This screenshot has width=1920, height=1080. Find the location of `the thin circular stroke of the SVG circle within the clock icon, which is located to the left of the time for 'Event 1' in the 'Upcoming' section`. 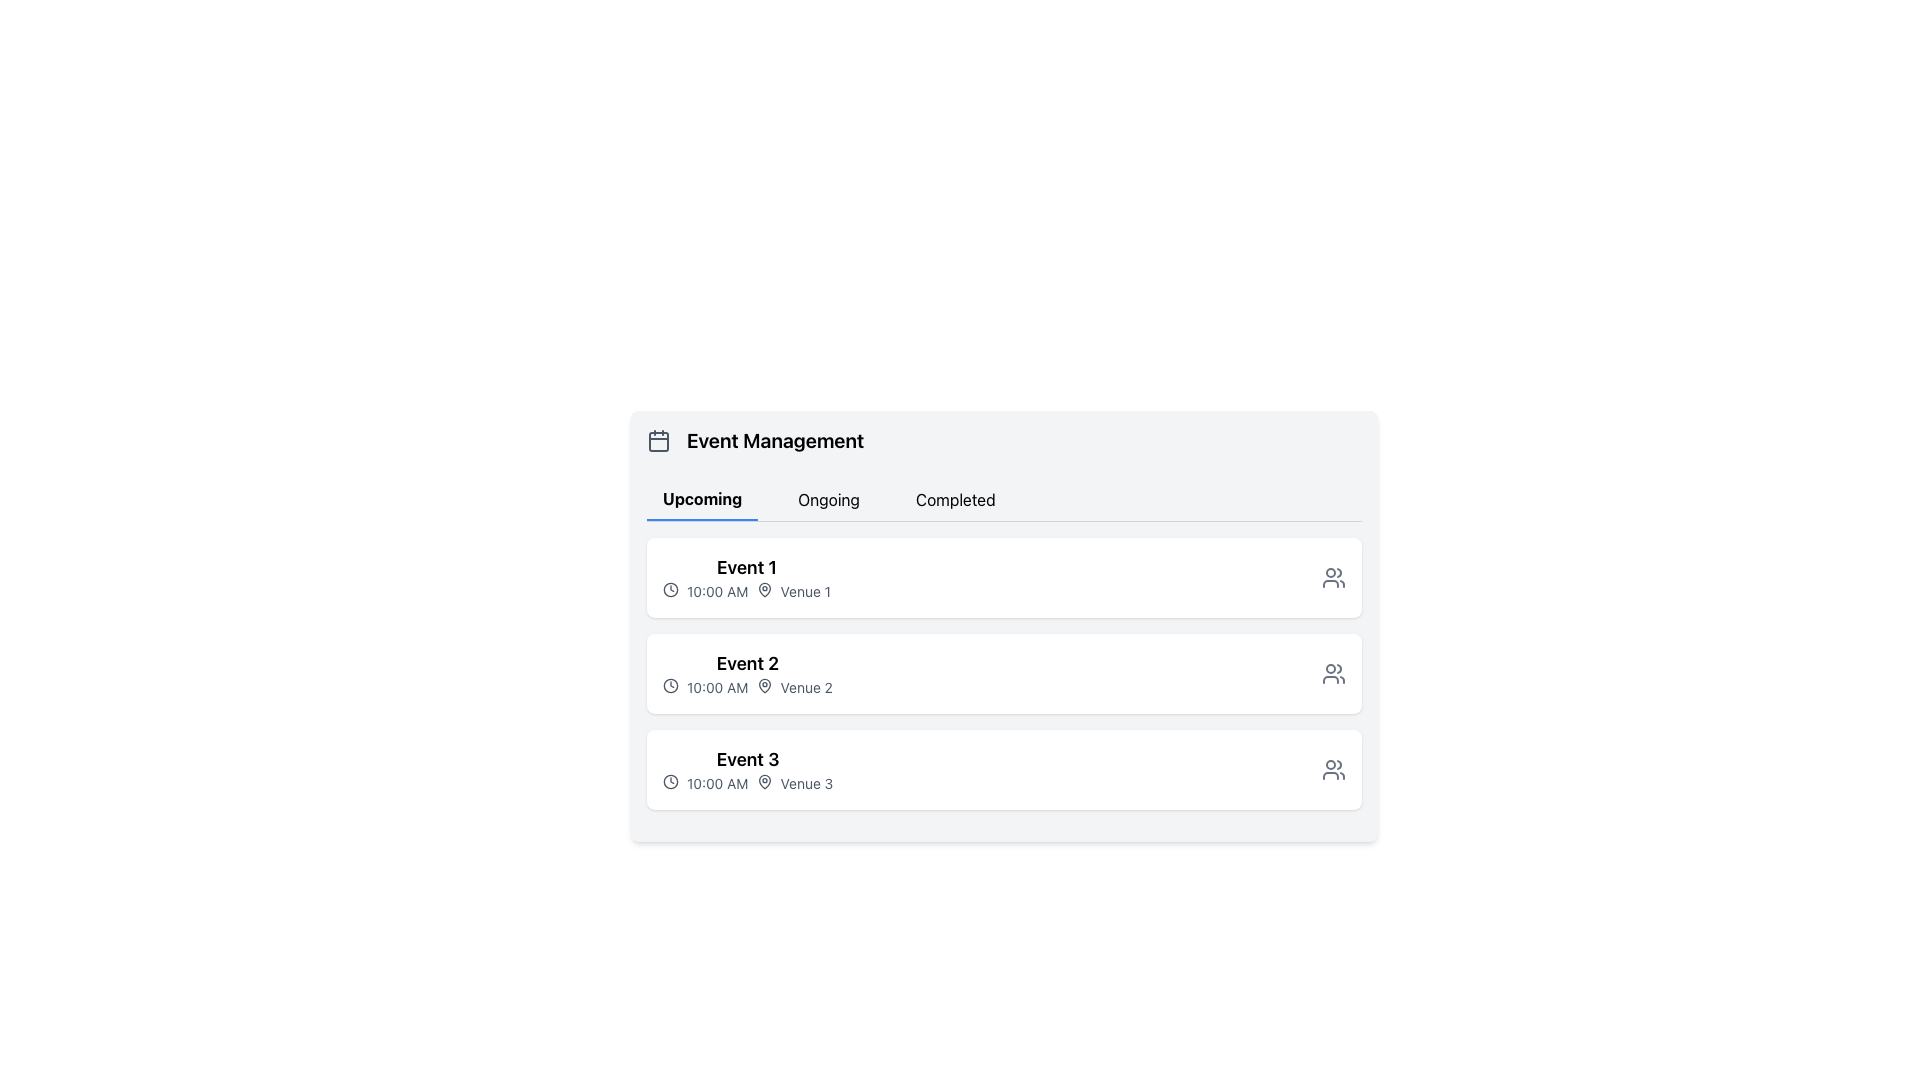

the thin circular stroke of the SVG circle within the clock icon, which is located to the left of the time for 'Event 1' in the 'Upcoming' section is located at coordinates (671, 589).